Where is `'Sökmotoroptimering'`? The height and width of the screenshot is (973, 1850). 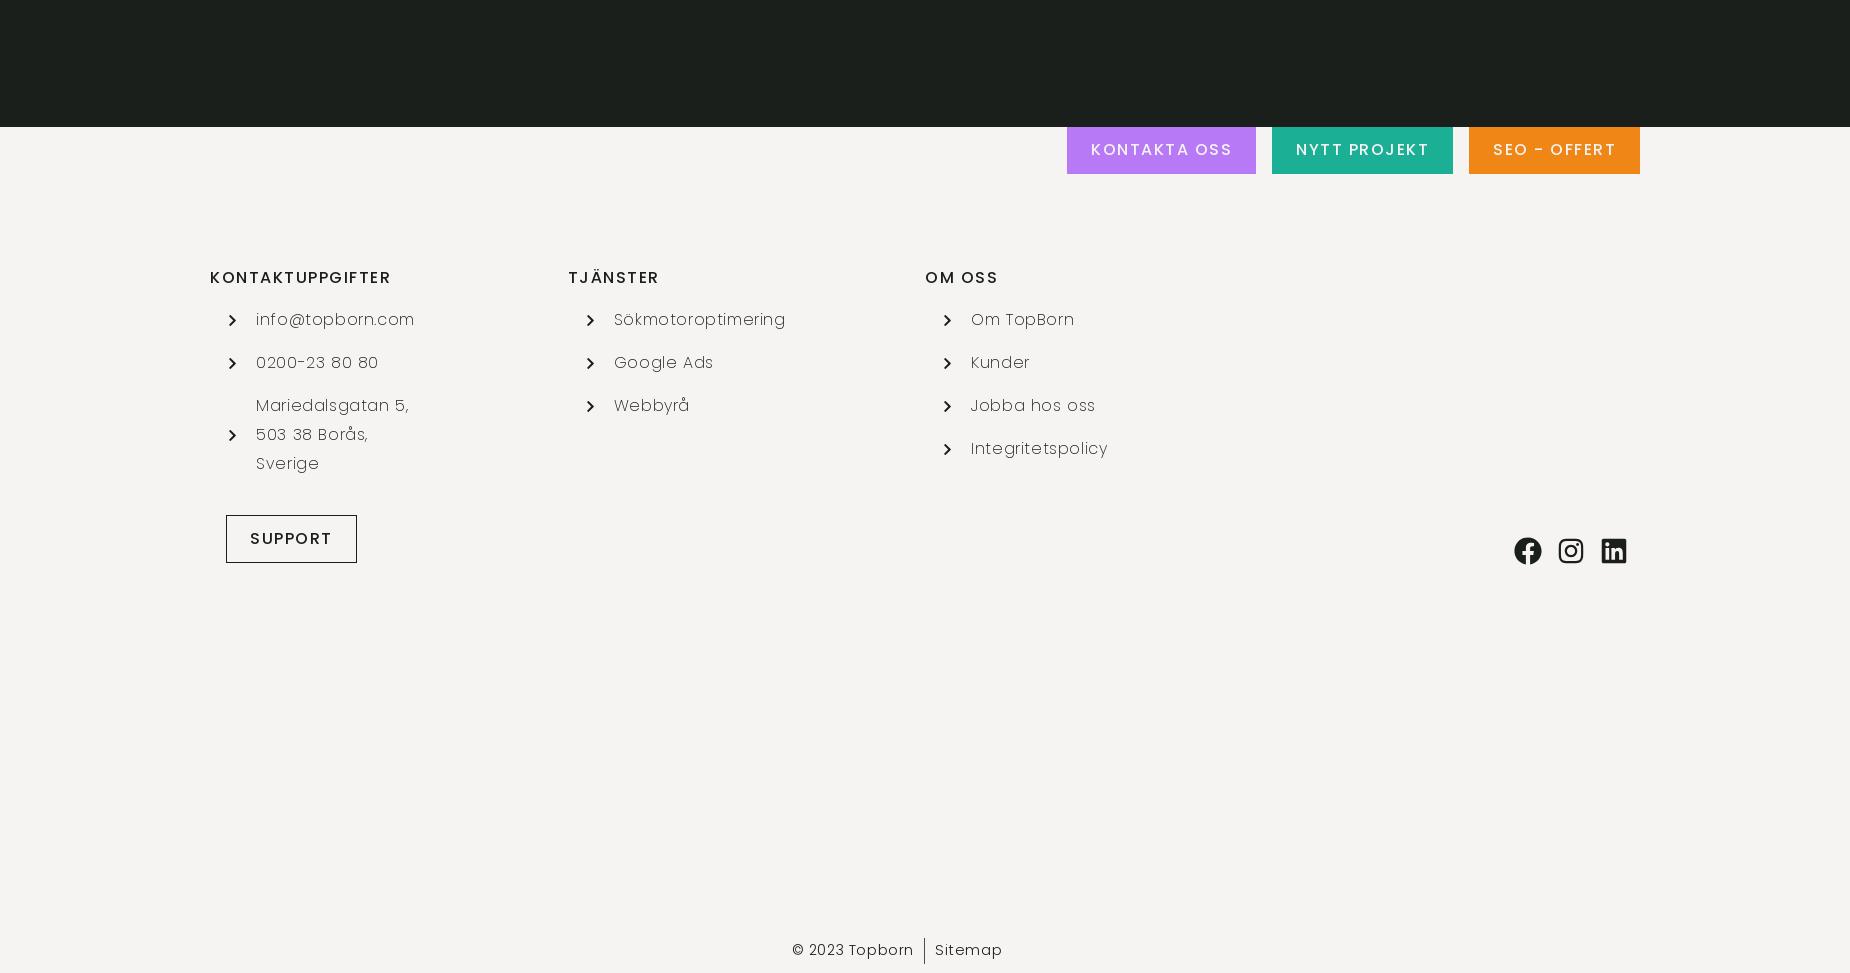 'Sökmotoroptimering' is located at coordinates (698, 319).